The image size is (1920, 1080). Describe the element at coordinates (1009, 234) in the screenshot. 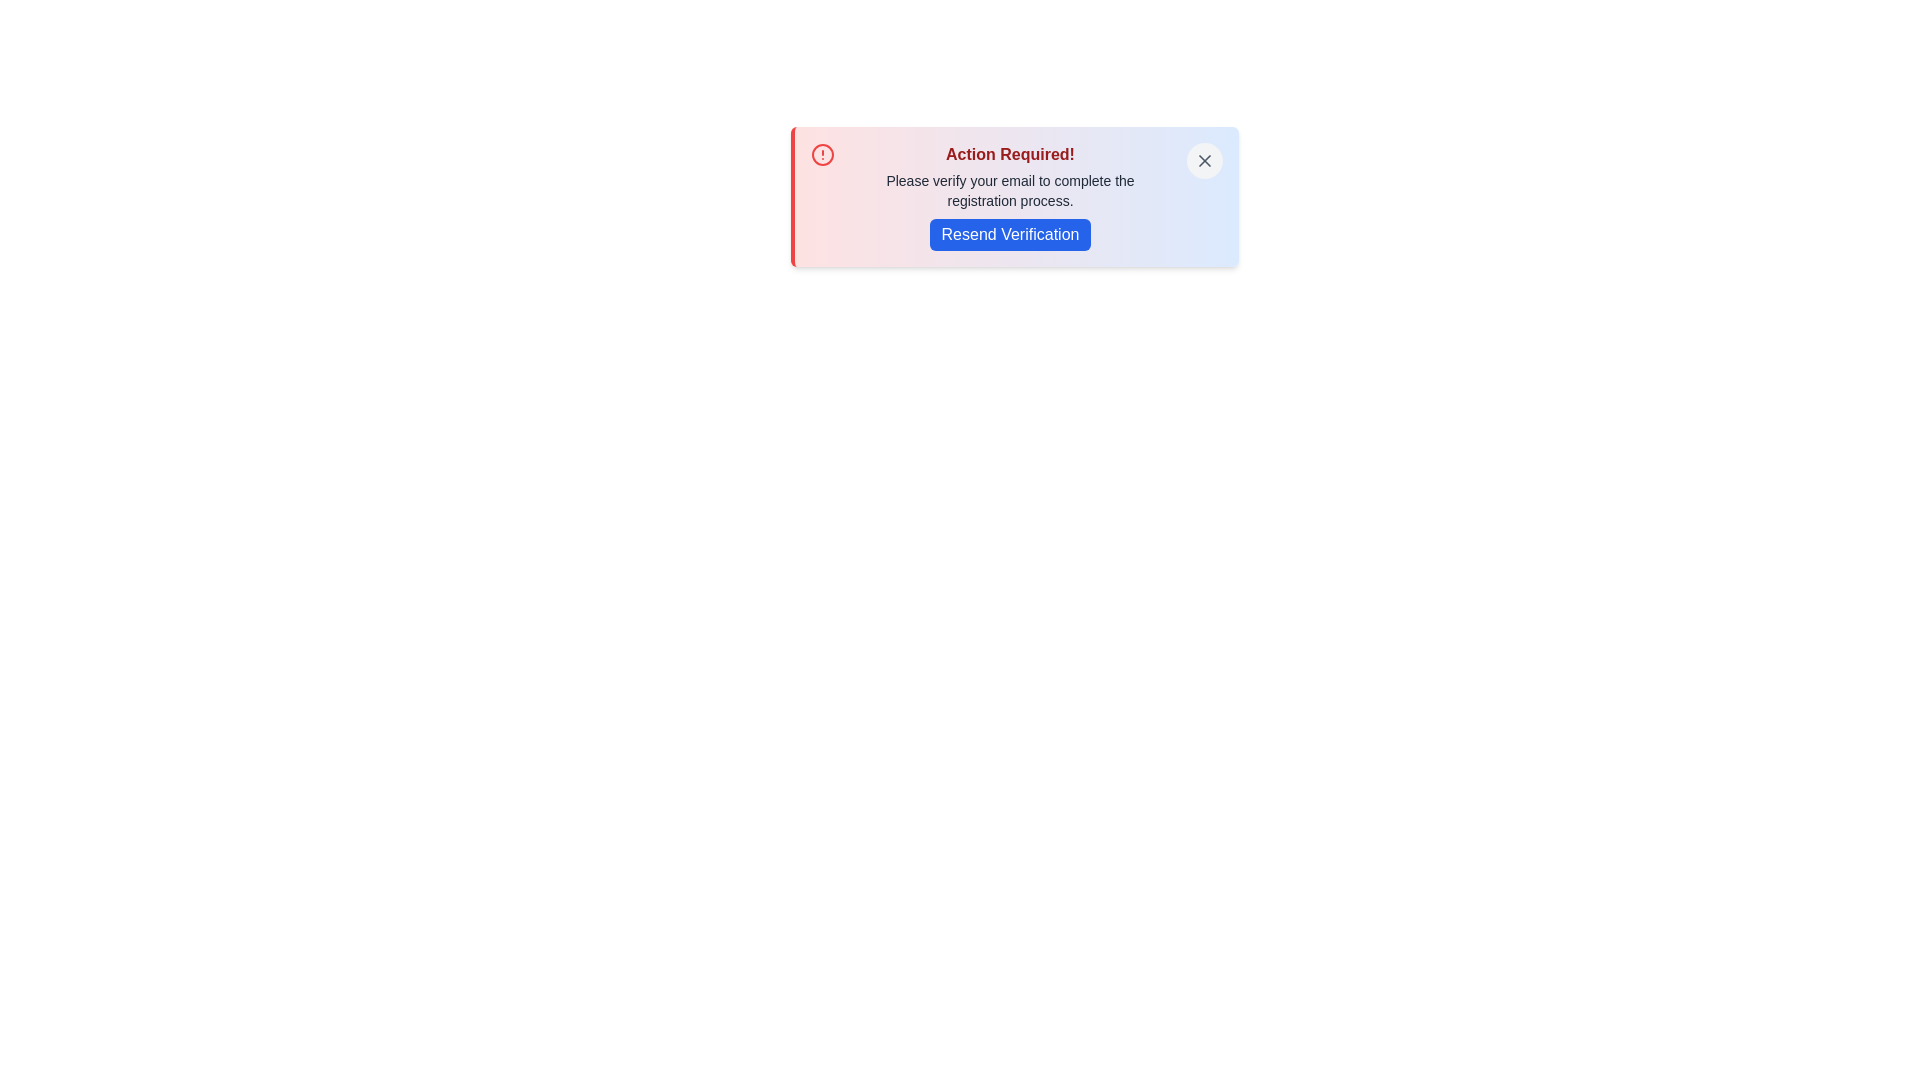

I see `the 'Resend Verification' button` at that location.